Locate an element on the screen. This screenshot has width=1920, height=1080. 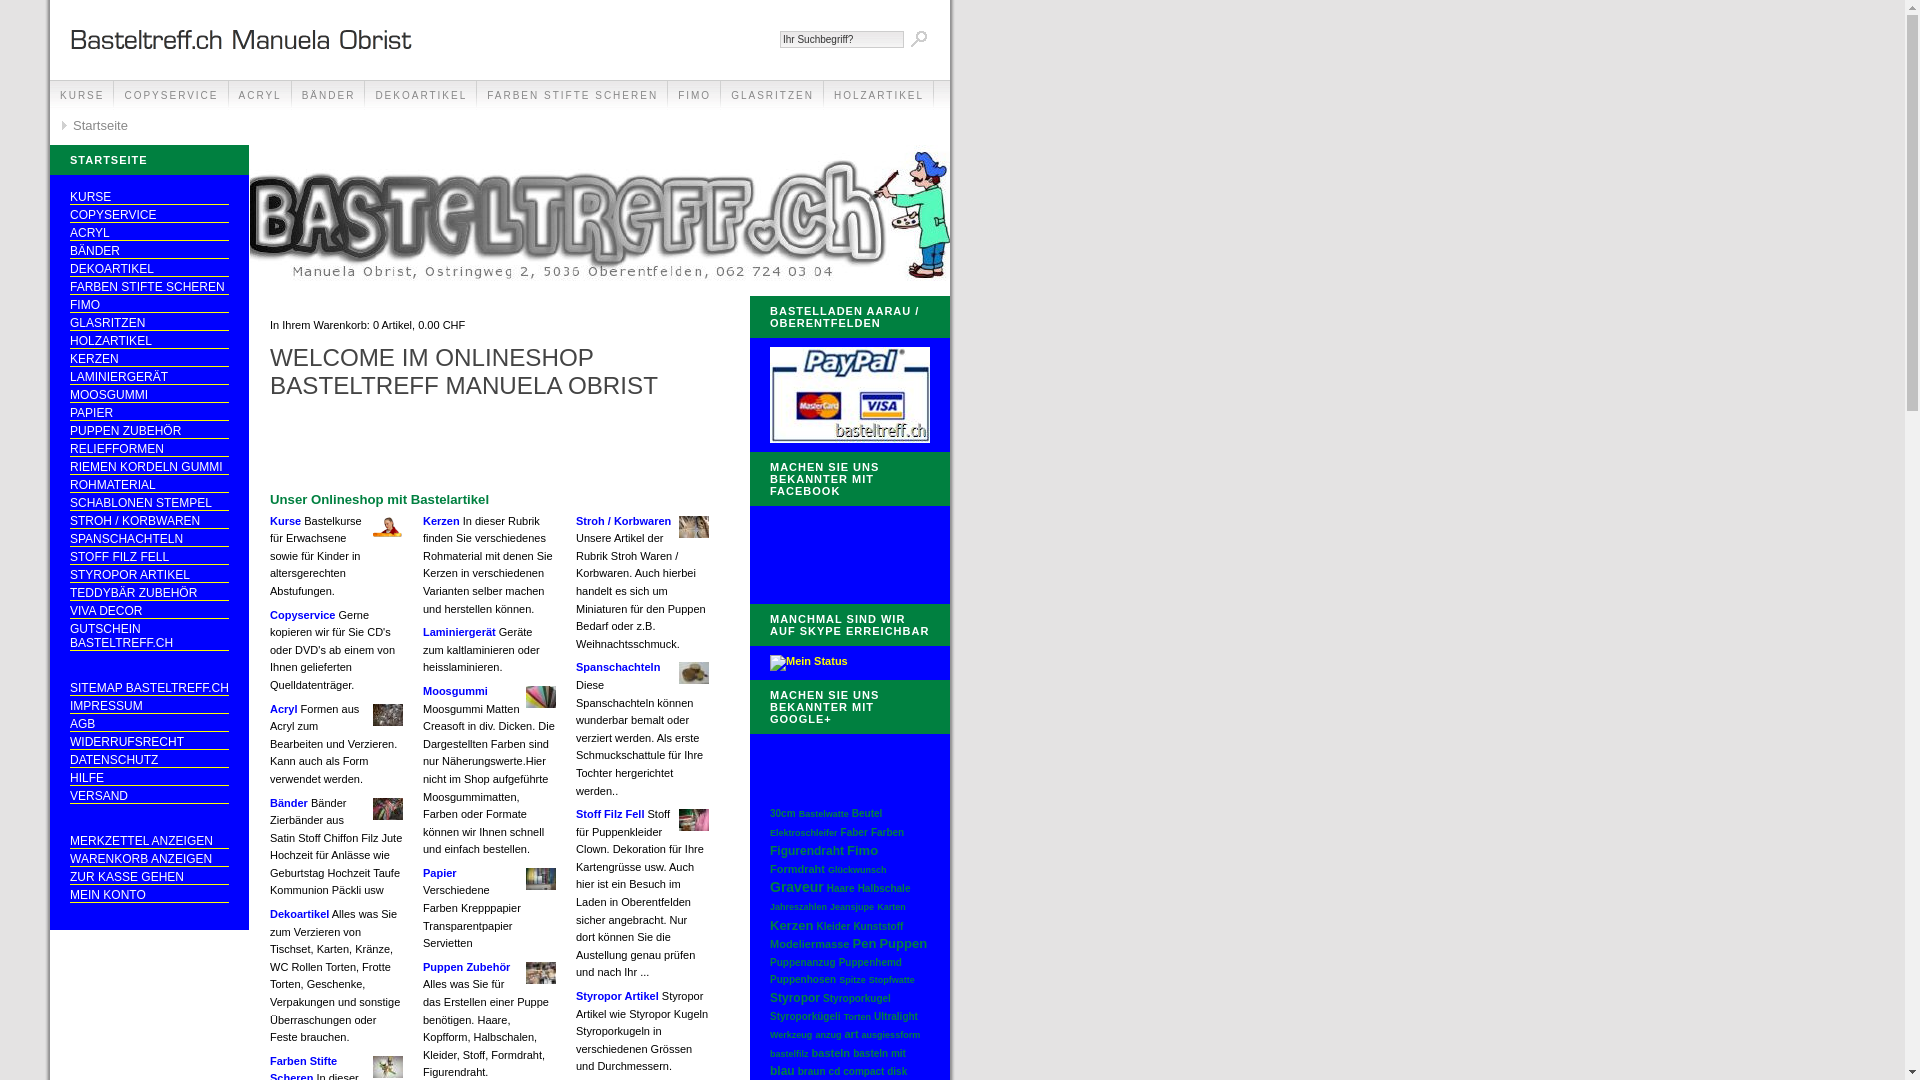
'PAPIER' is located at coordinates (148, 412).